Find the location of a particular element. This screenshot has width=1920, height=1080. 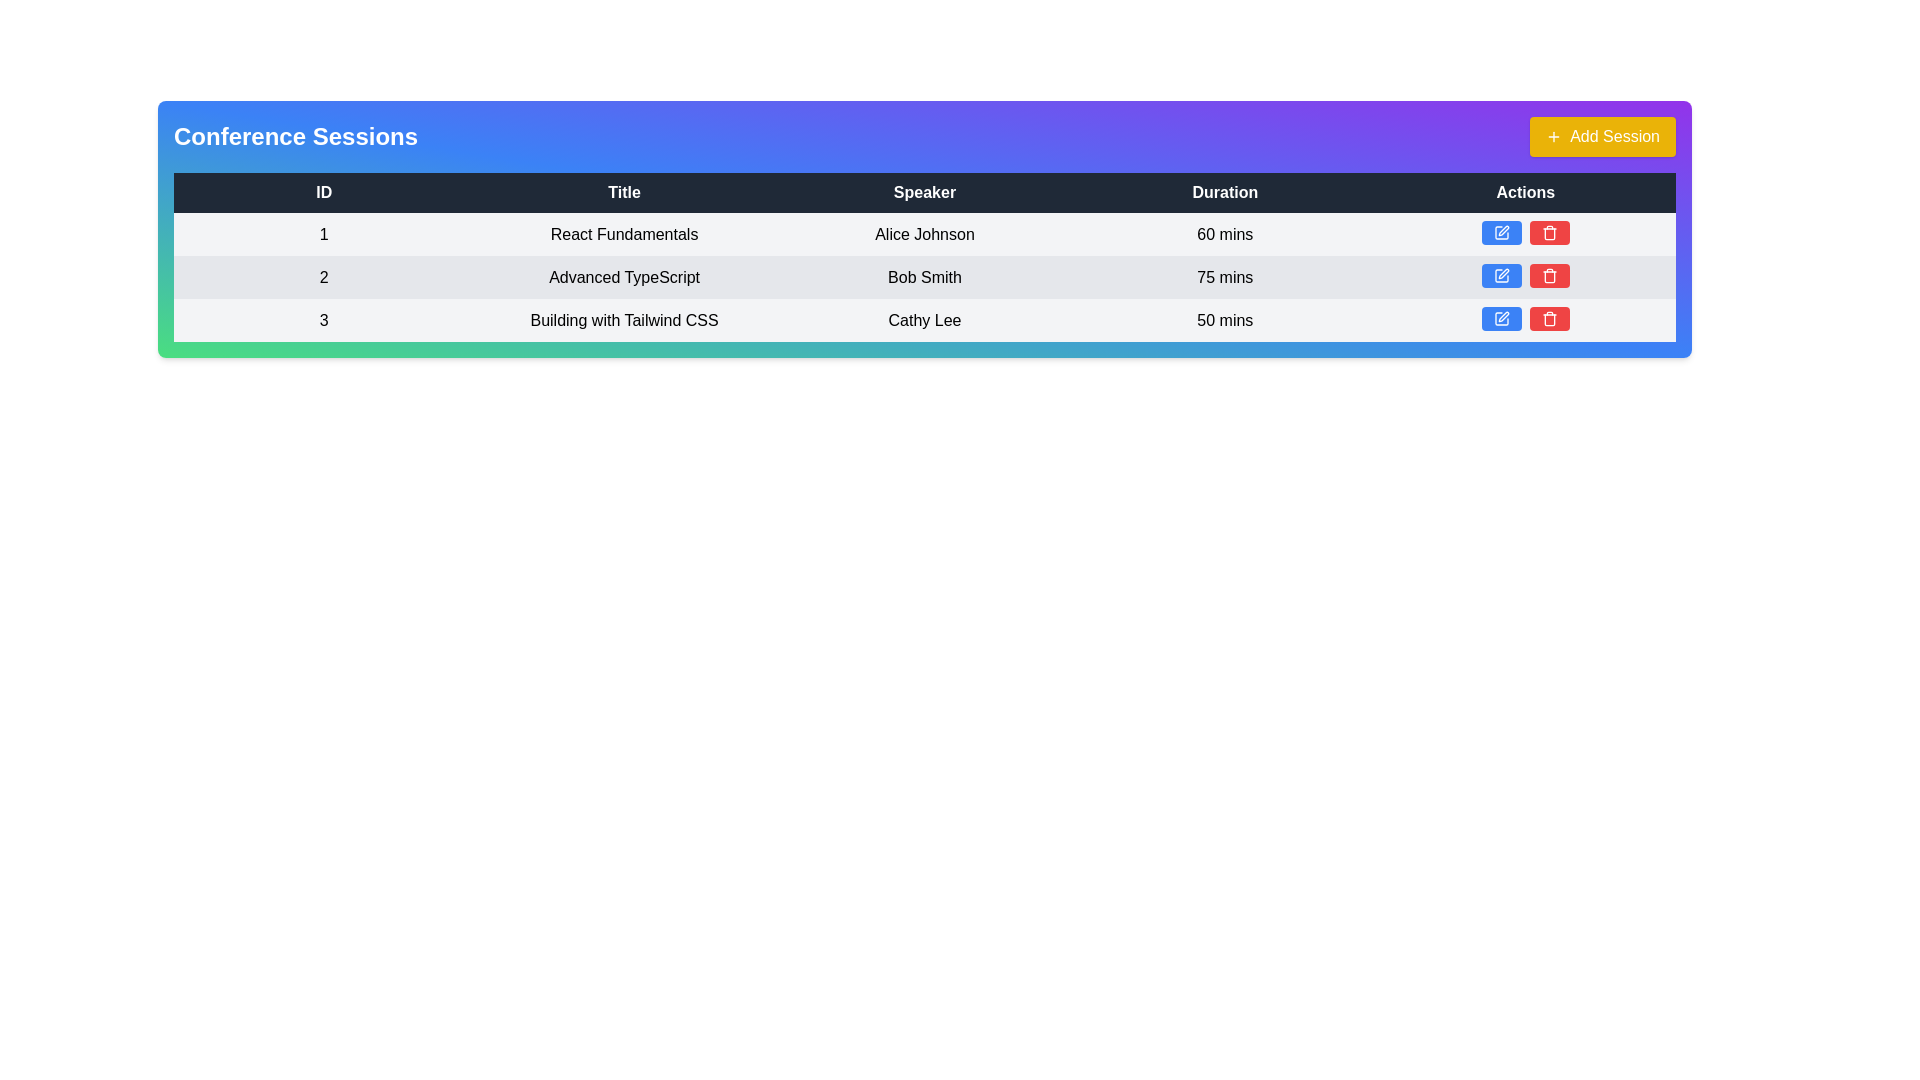

the leftmost icon button for editing in the Actions column of the second row is located at coordinates (1501, 276).